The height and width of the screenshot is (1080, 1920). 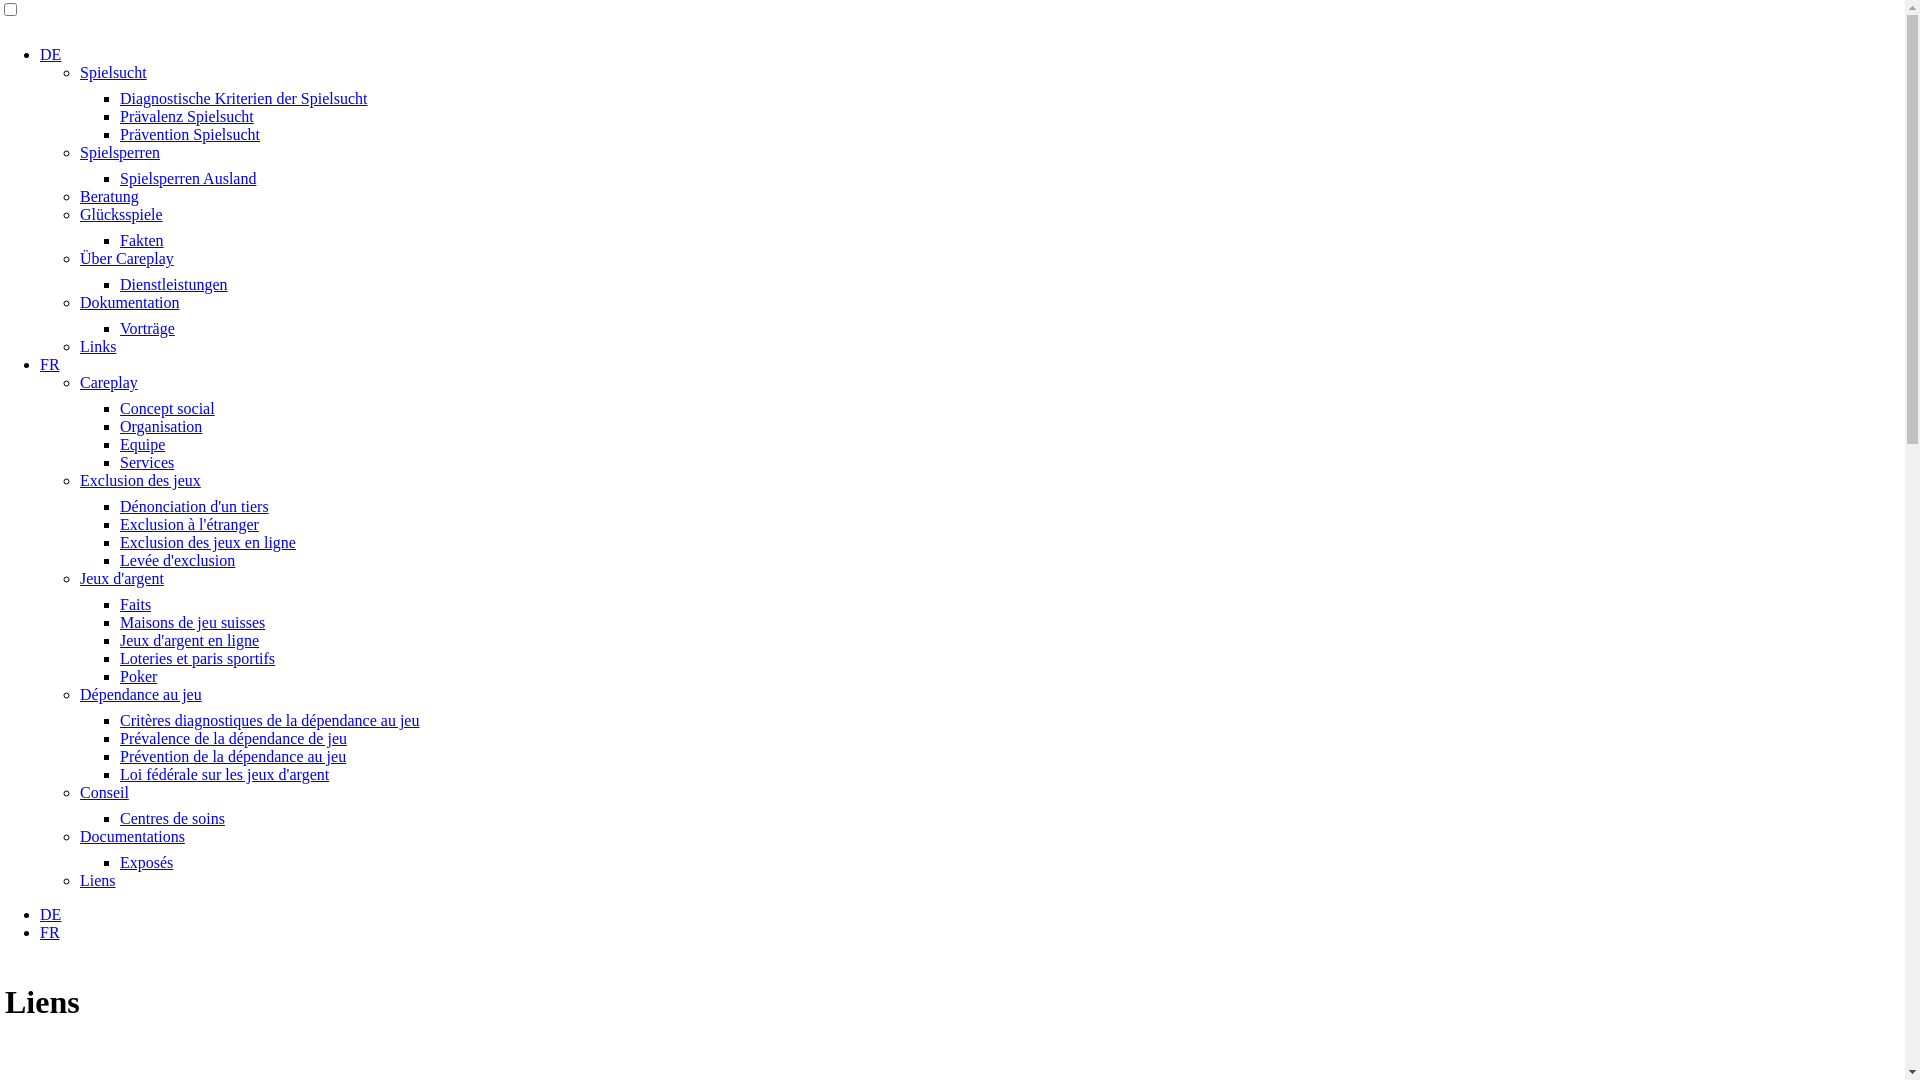 What do you see at coordinates (119, 425) in the screenshot?
I see `'Organisation'` at bounding box center [119, 425].